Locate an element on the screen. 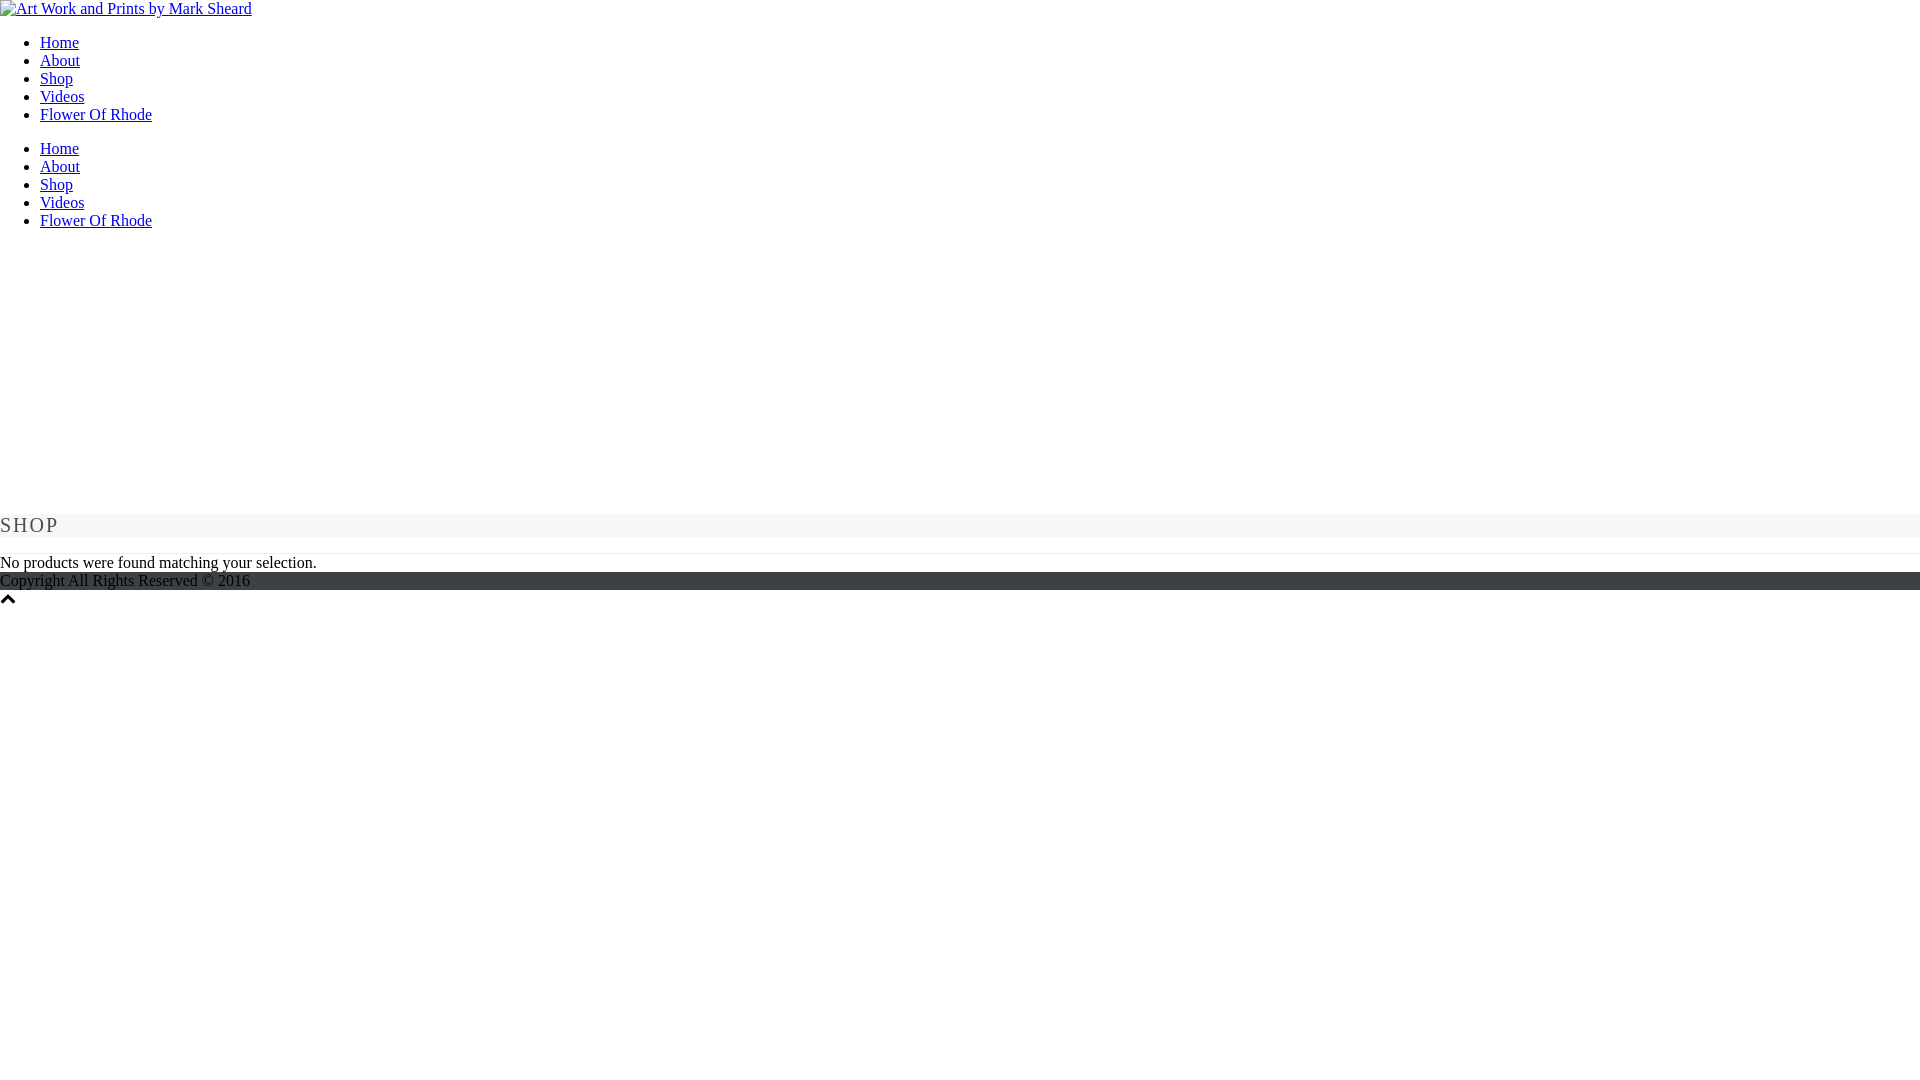  'Flower Of Rhode' is located at coordinates (95, 220).